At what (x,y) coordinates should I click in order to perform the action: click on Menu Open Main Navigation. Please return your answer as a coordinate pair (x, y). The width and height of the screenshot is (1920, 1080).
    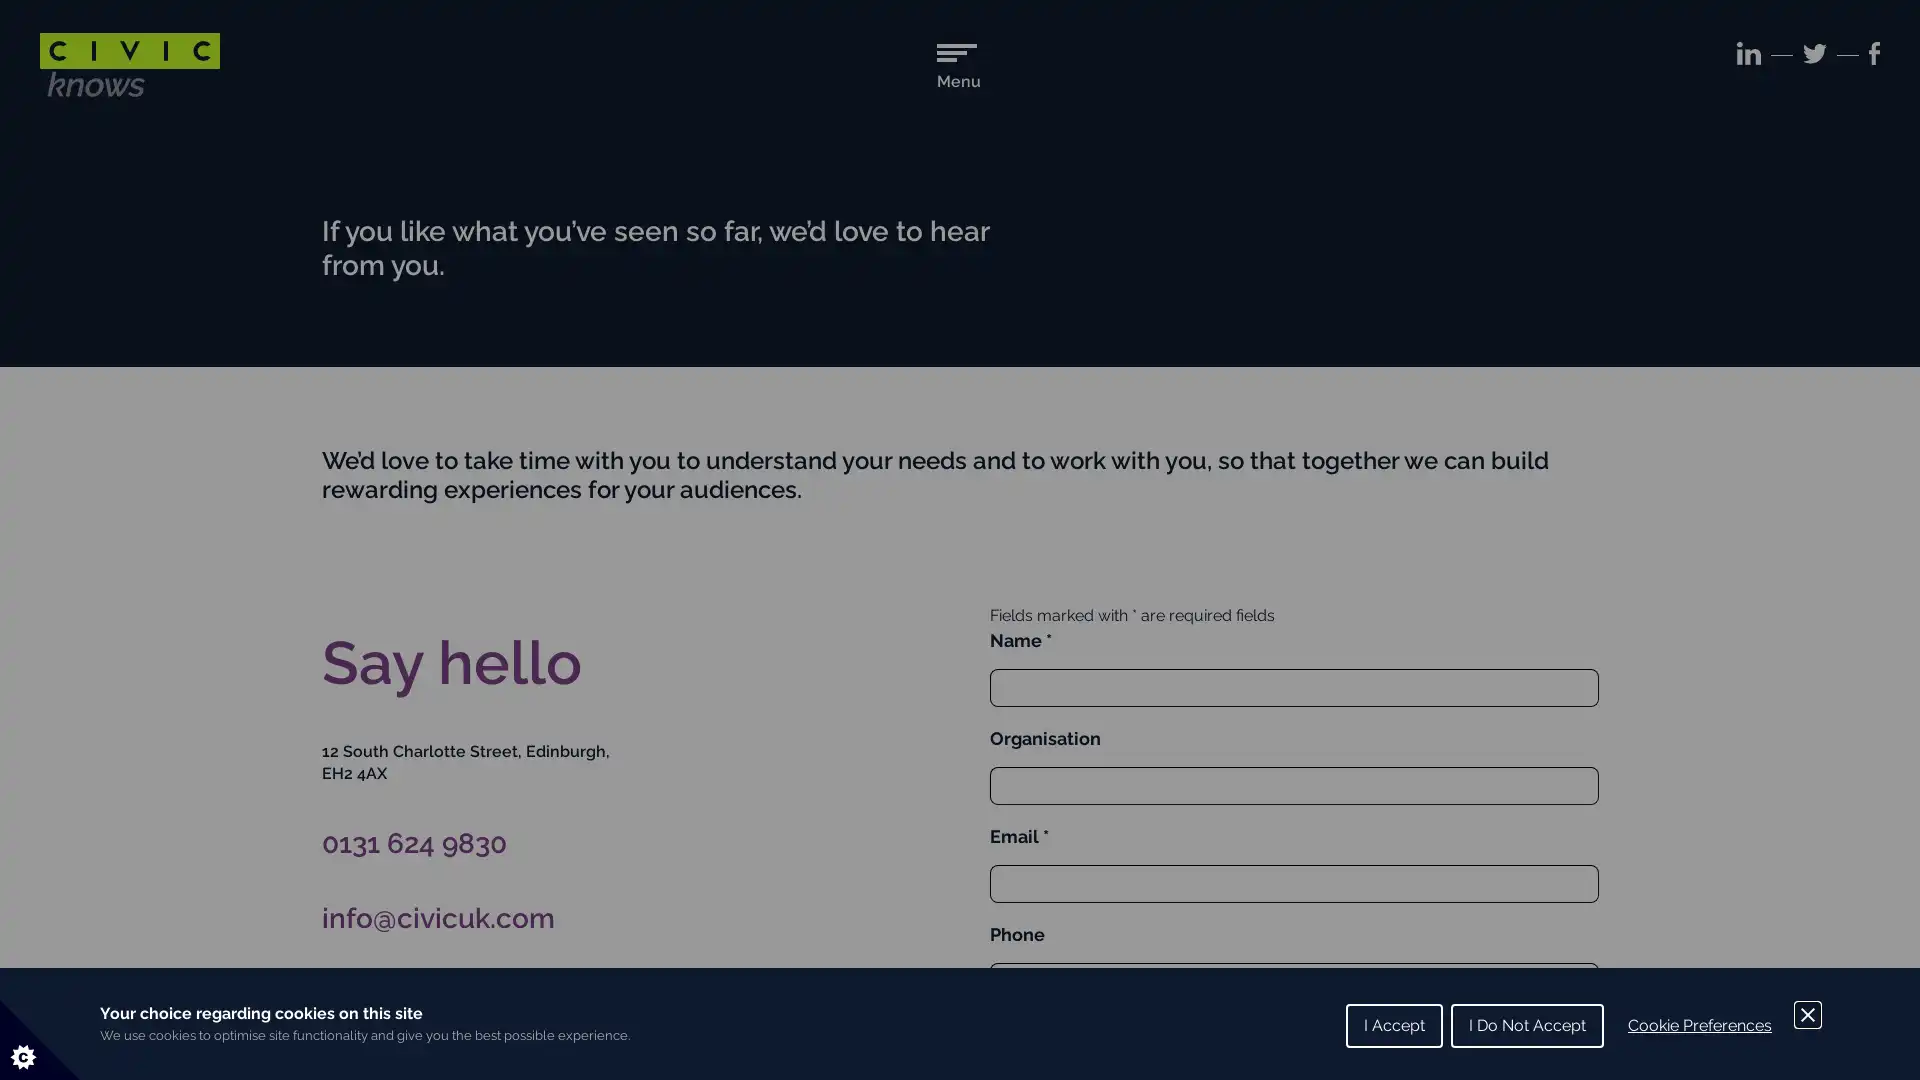
    Looking at the image, I should click on (957, 66).